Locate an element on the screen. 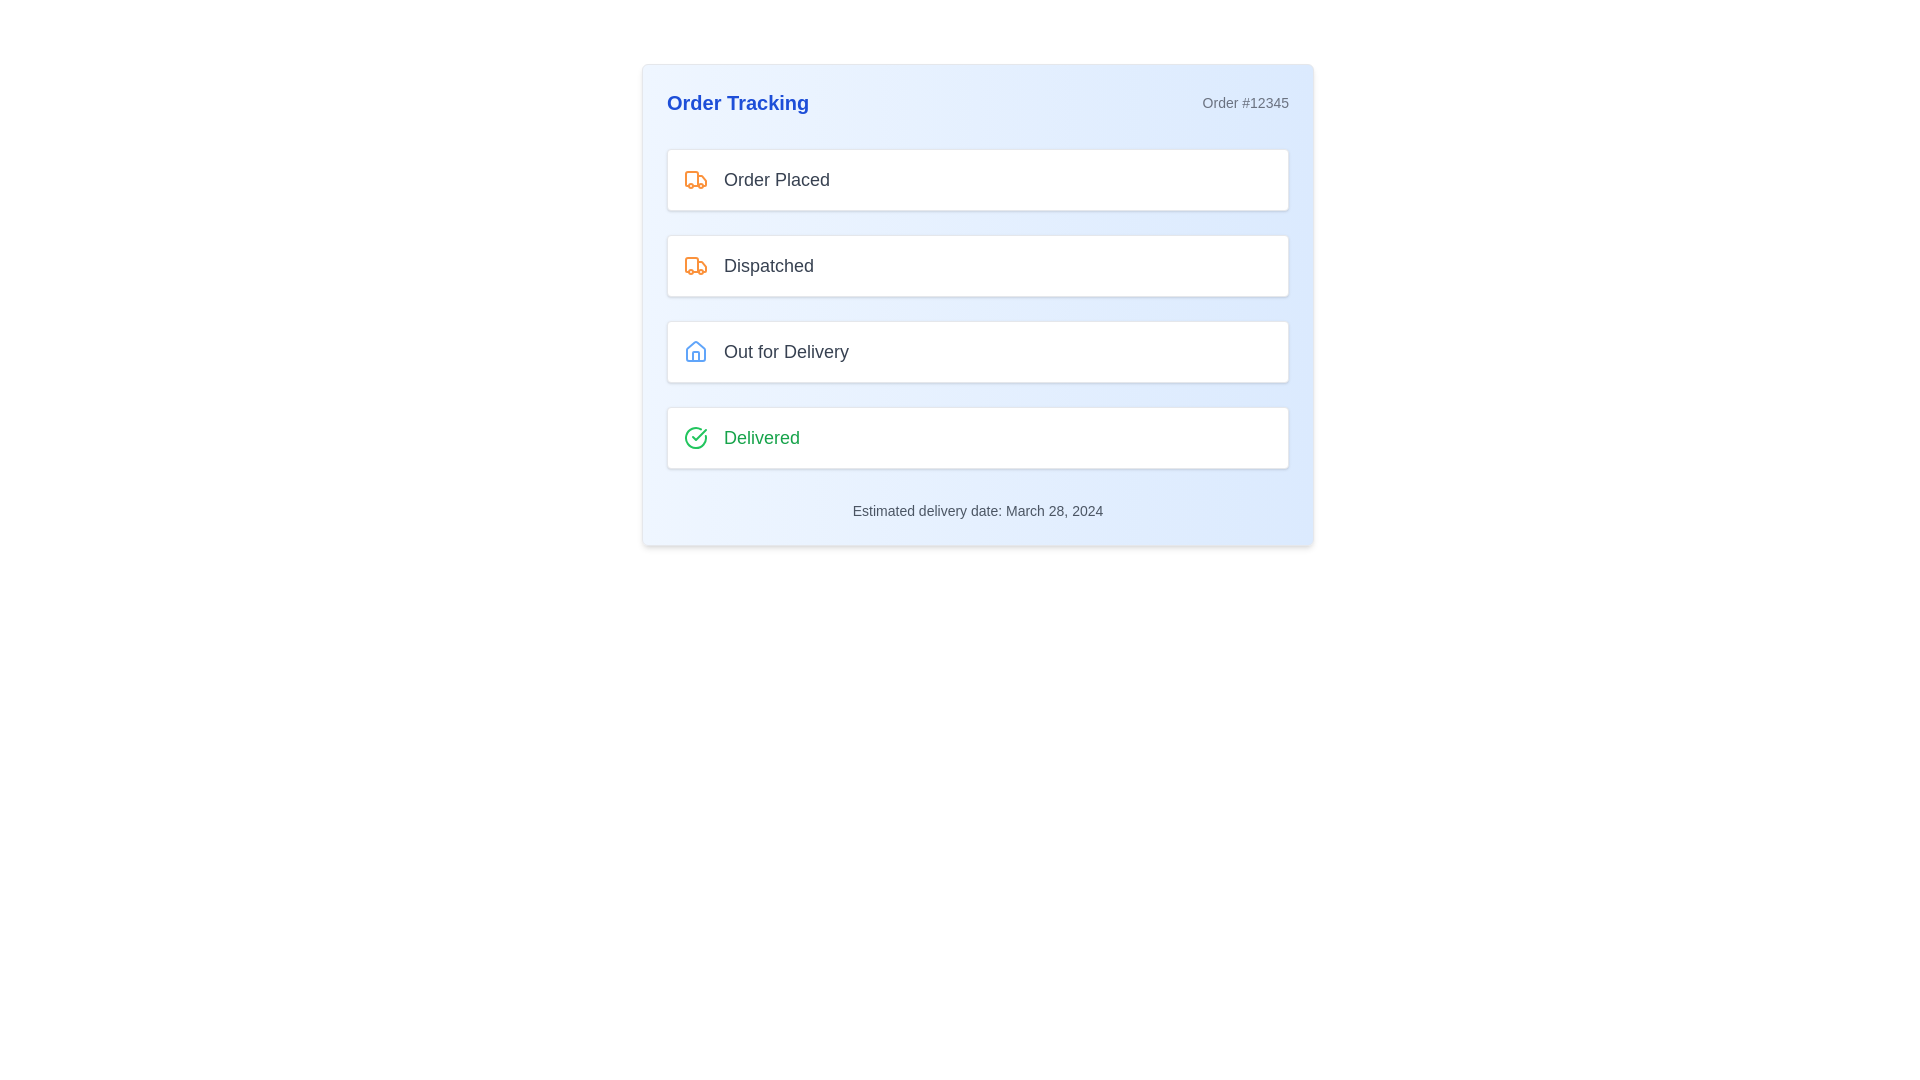 The width and height of the screenshot is (1920, 1080). the Status Card displaying 'Out for Delivery', which is the third item in the vertical list of status cards under 'Order Tracking' is located at coordinates (978, 350).